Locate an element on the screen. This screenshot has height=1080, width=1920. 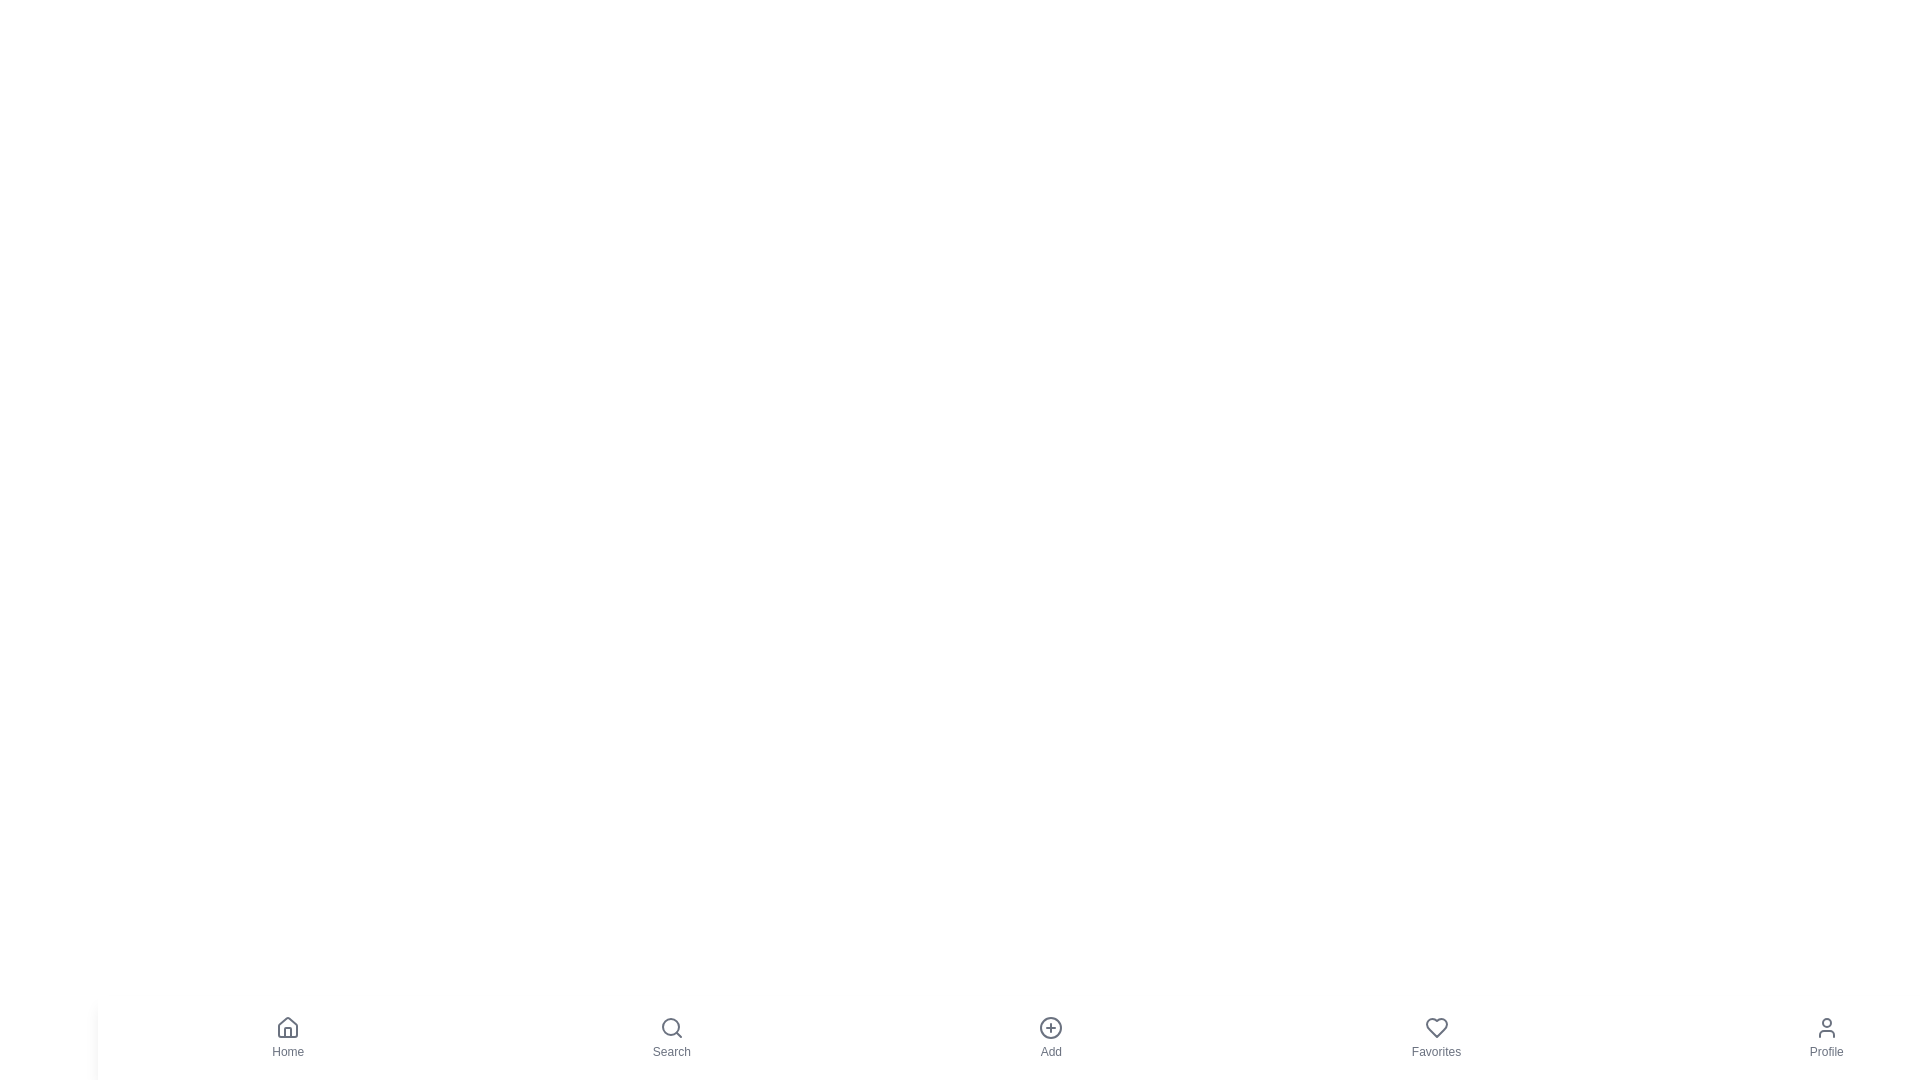
the heart-shaped icon located in the 'Favorites' section of the bottom navigation bar, positioned above the 'Favorites' text label is located at coordinates (1435, 1028).